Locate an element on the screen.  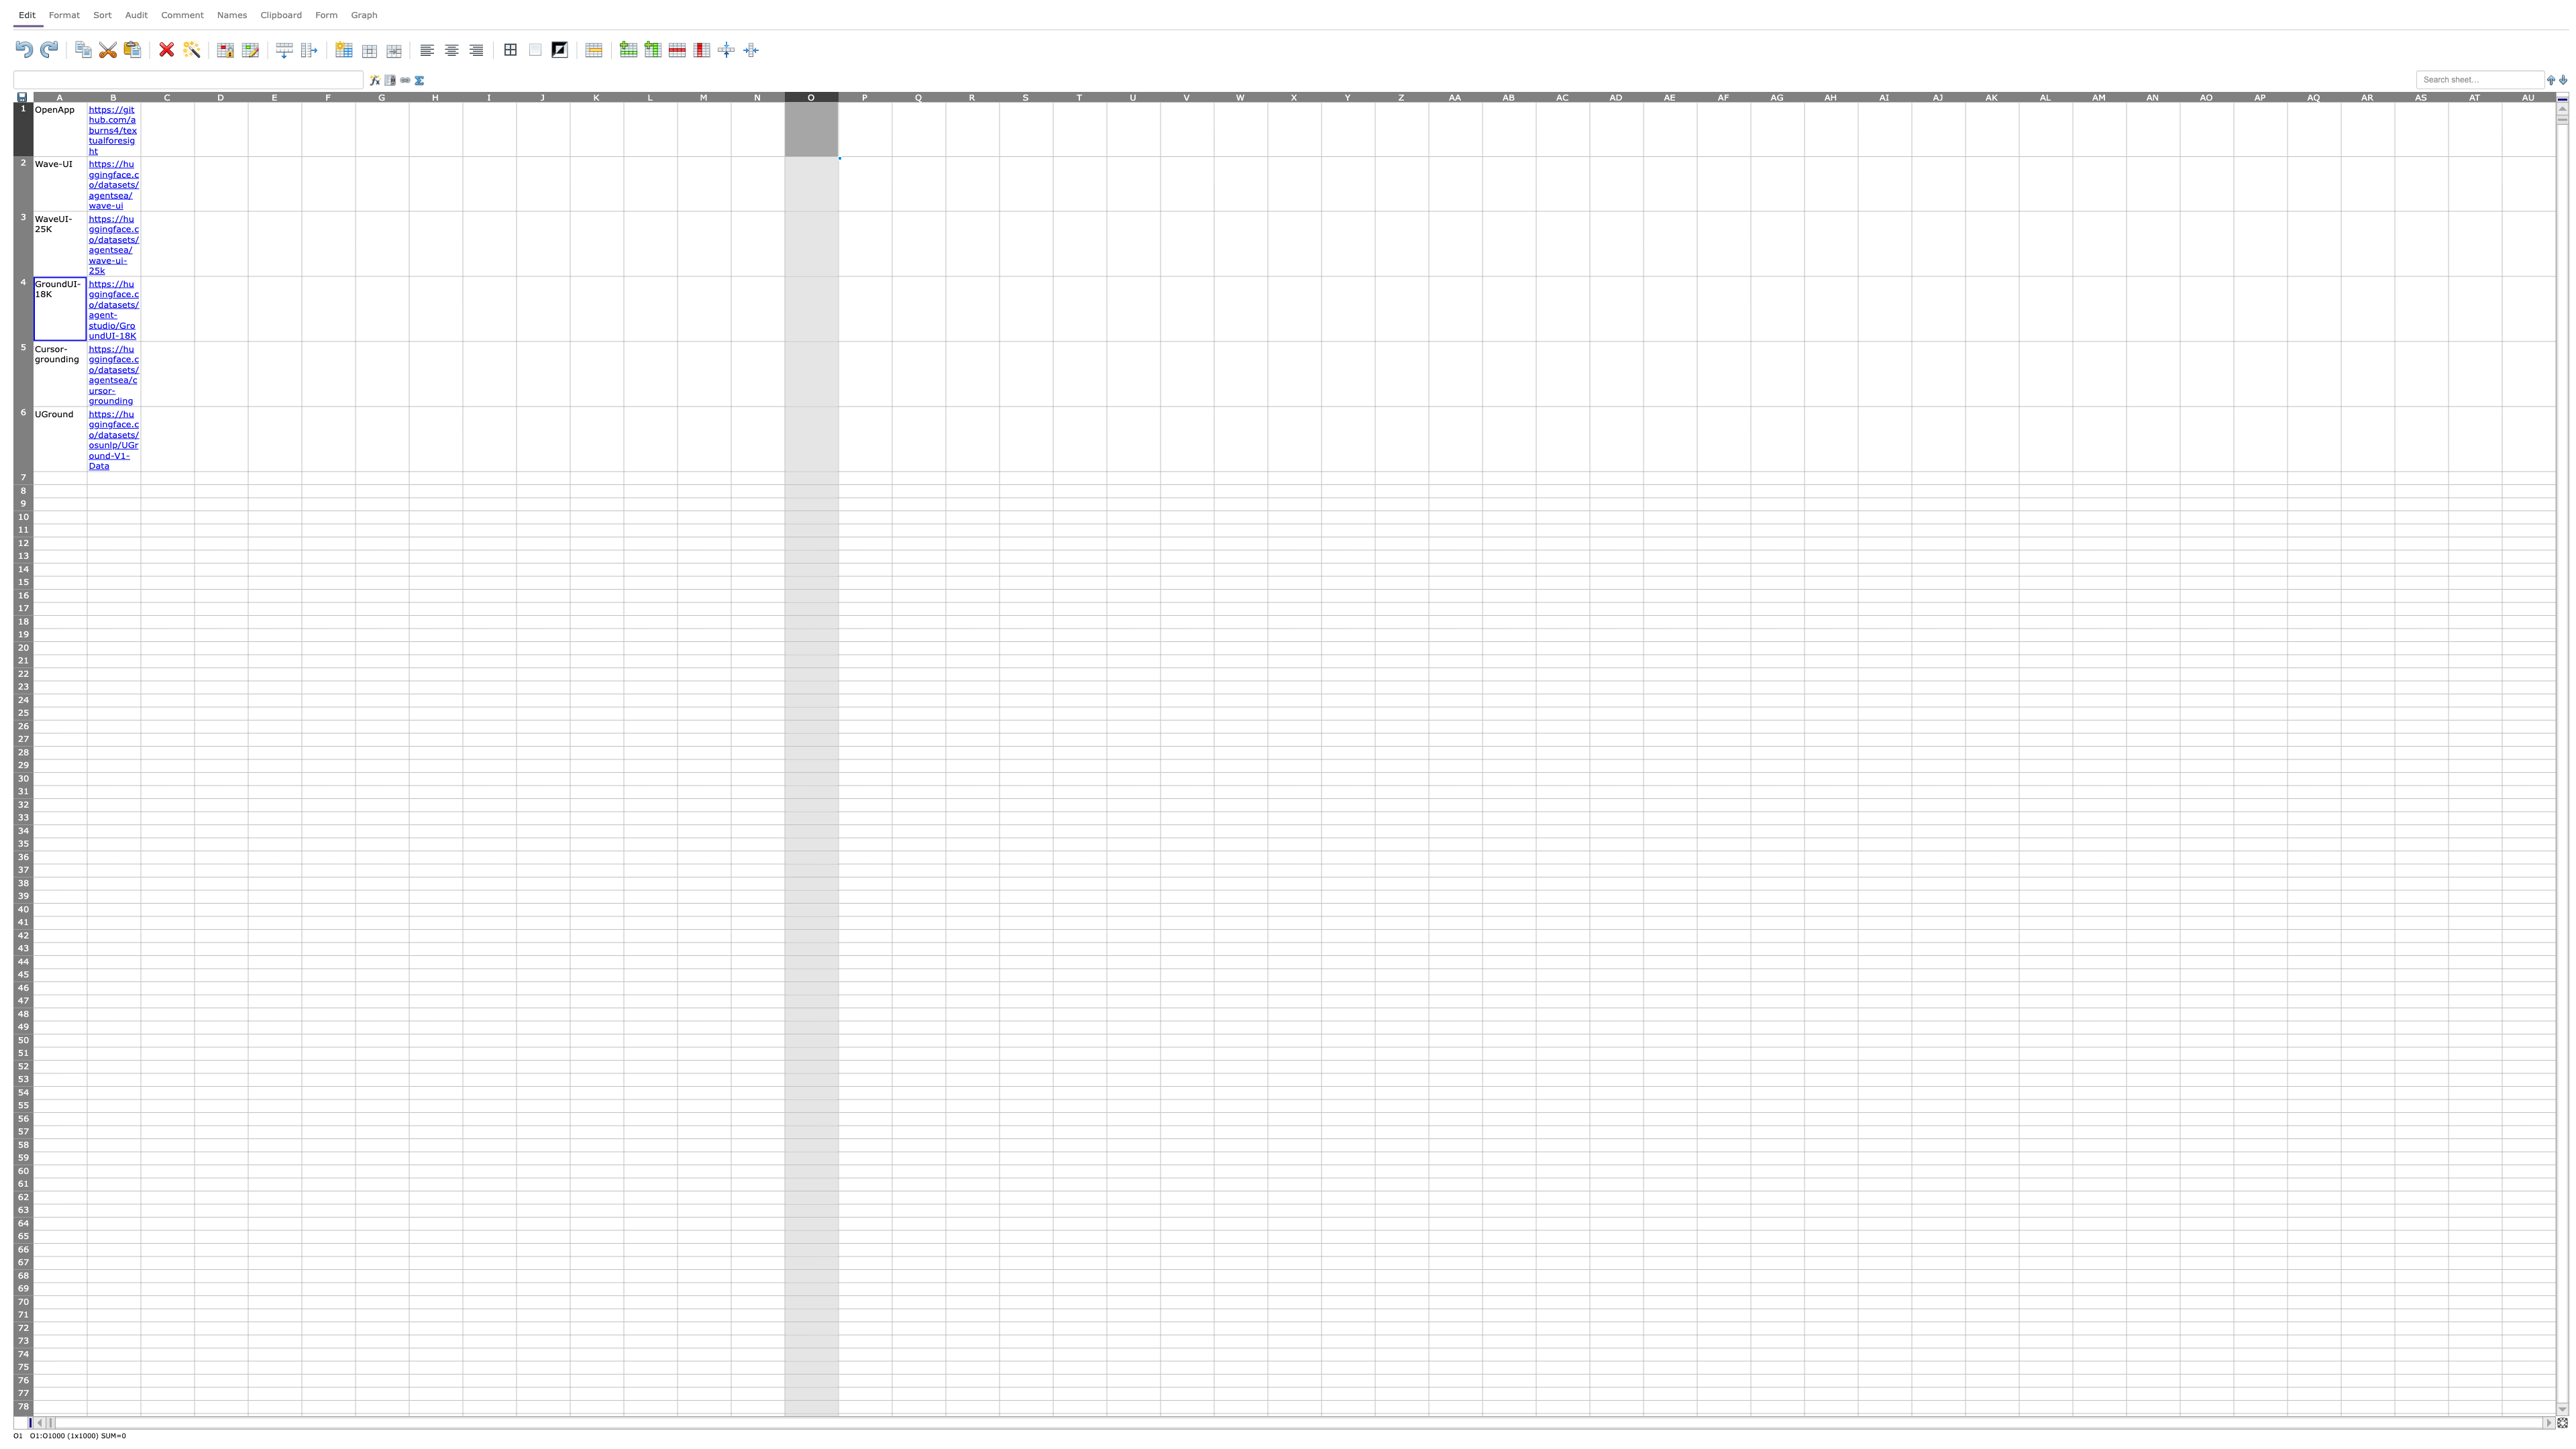
Move cursor to column P is located at coordinates (864, 95).